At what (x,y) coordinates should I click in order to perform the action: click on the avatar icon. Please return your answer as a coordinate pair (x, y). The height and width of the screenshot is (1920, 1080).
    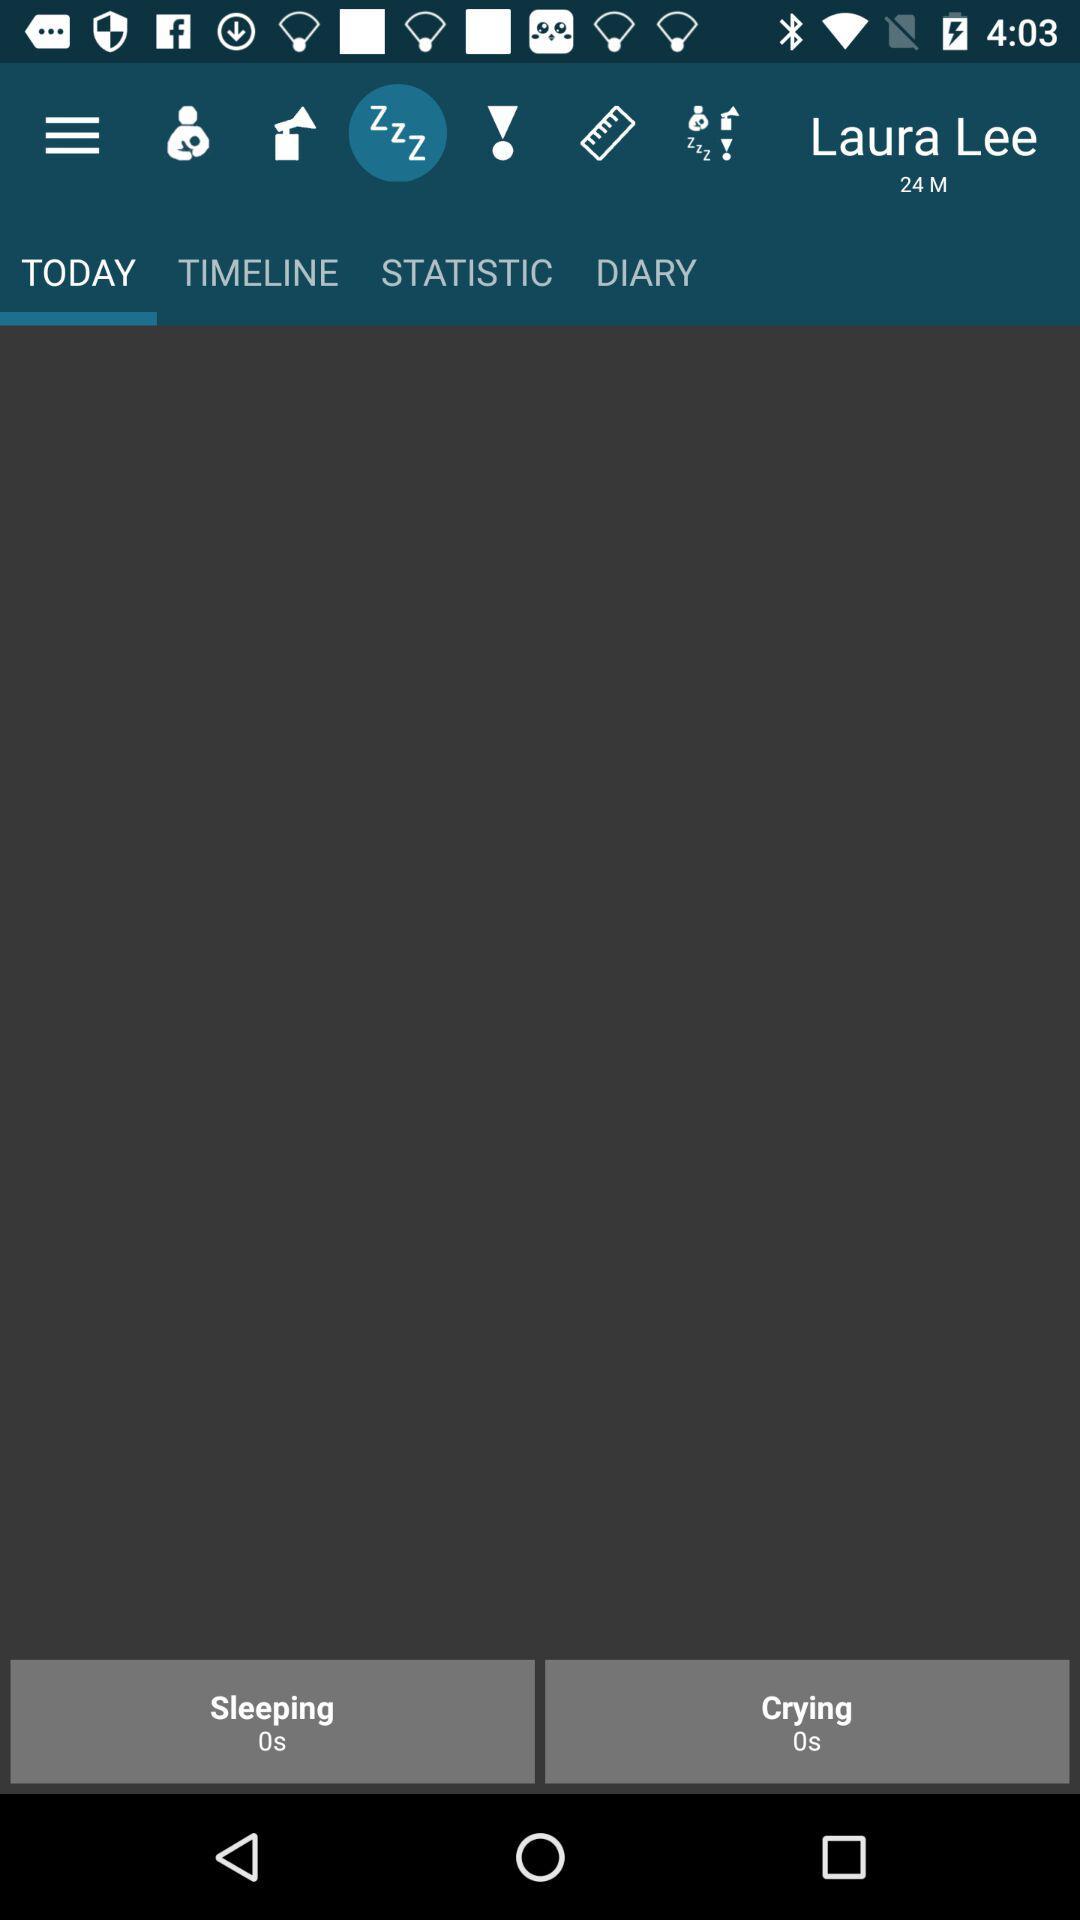
    Looking at the image, I should click on (187, 131).